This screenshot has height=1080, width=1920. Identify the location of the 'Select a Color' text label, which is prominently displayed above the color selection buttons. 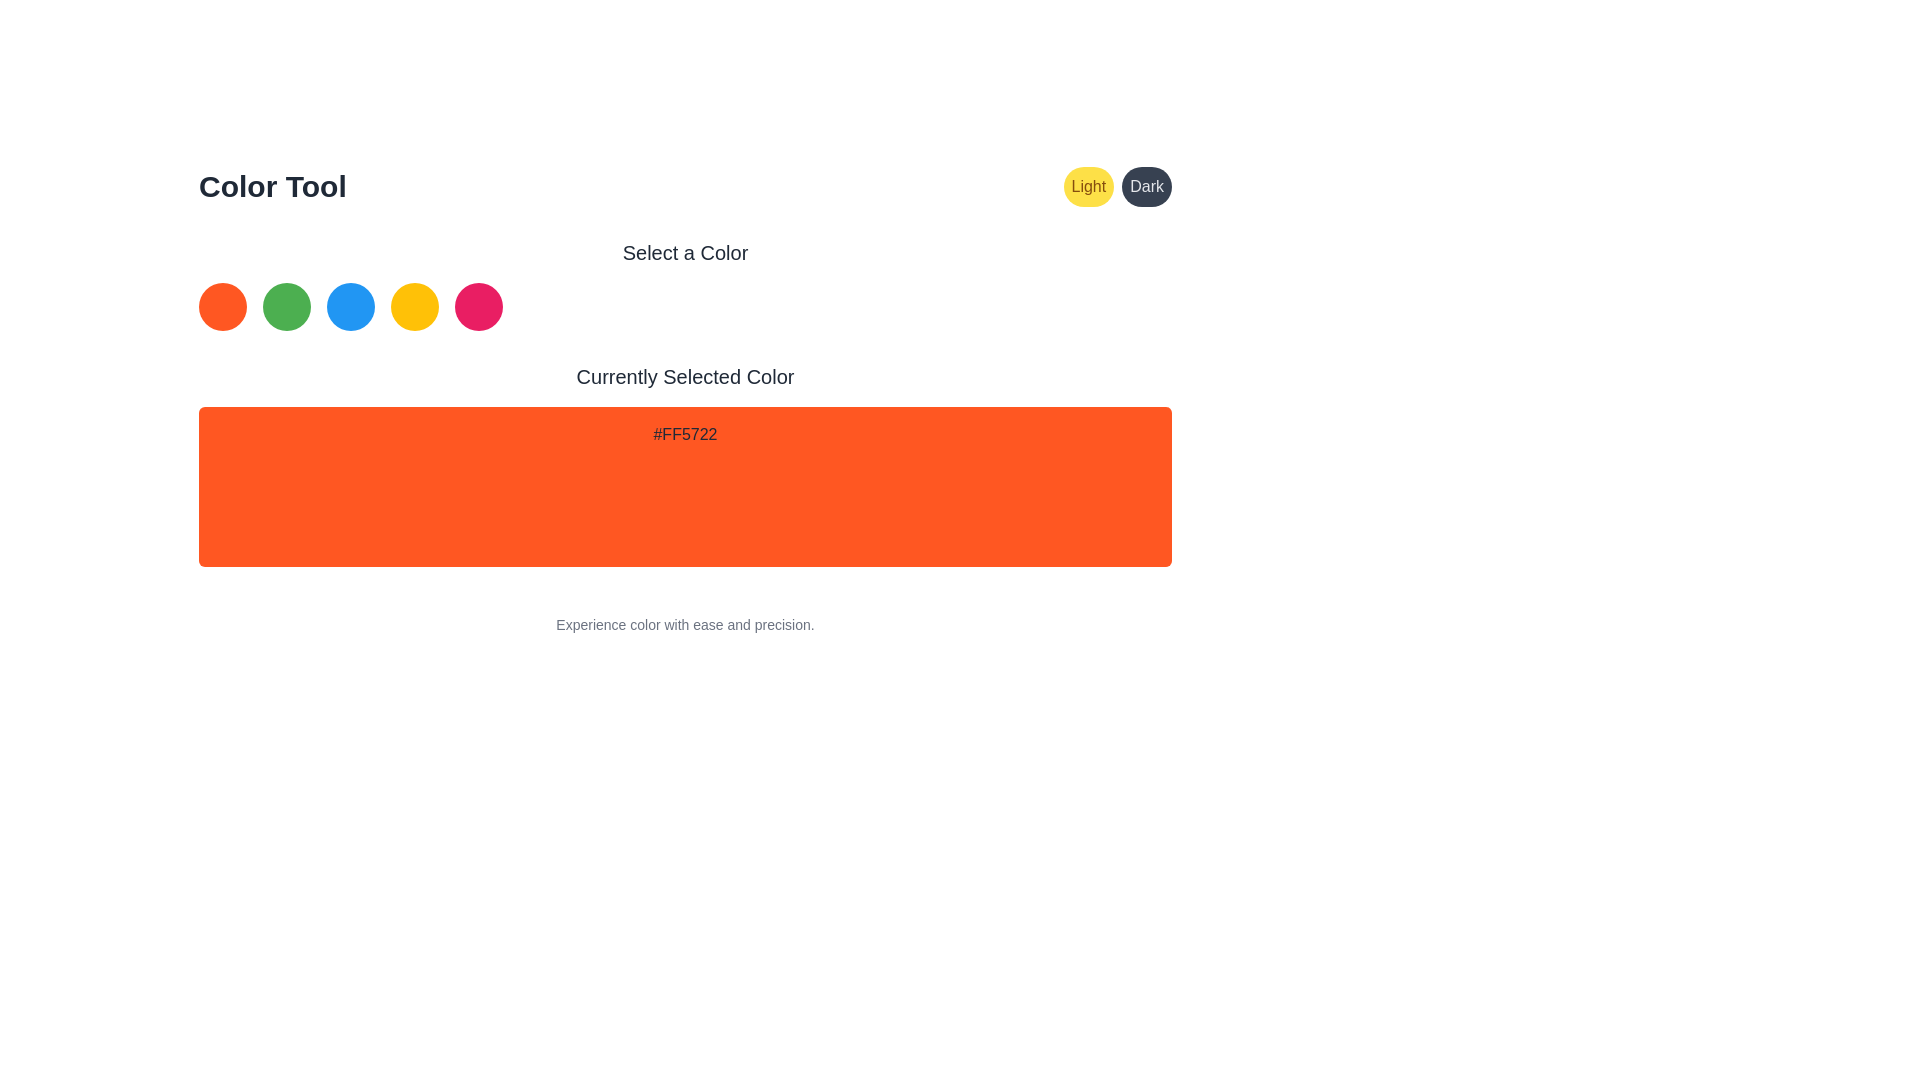
(685, 252).